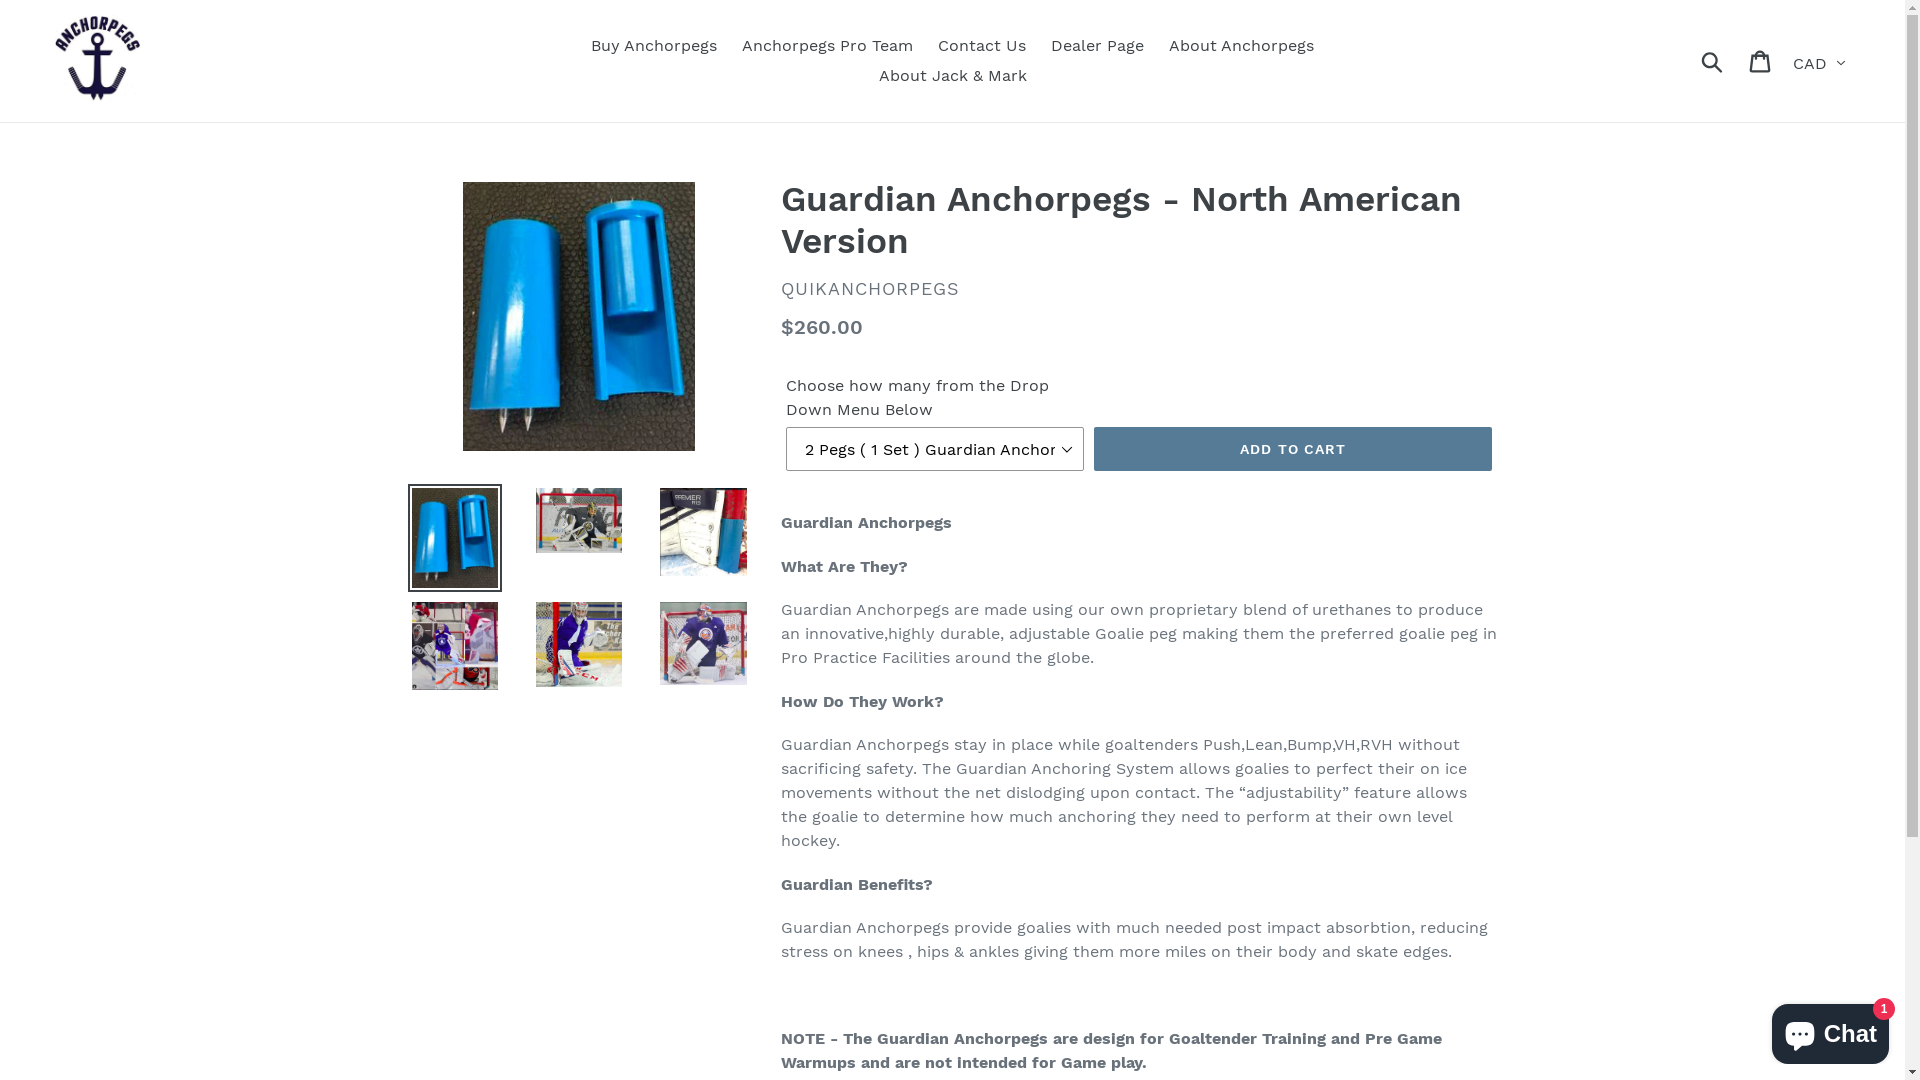 This screenshot has height=1080, width=1920. Describe the element at coordinates (1736, 60) in the screenshot. I see `'Cart'` at that location.